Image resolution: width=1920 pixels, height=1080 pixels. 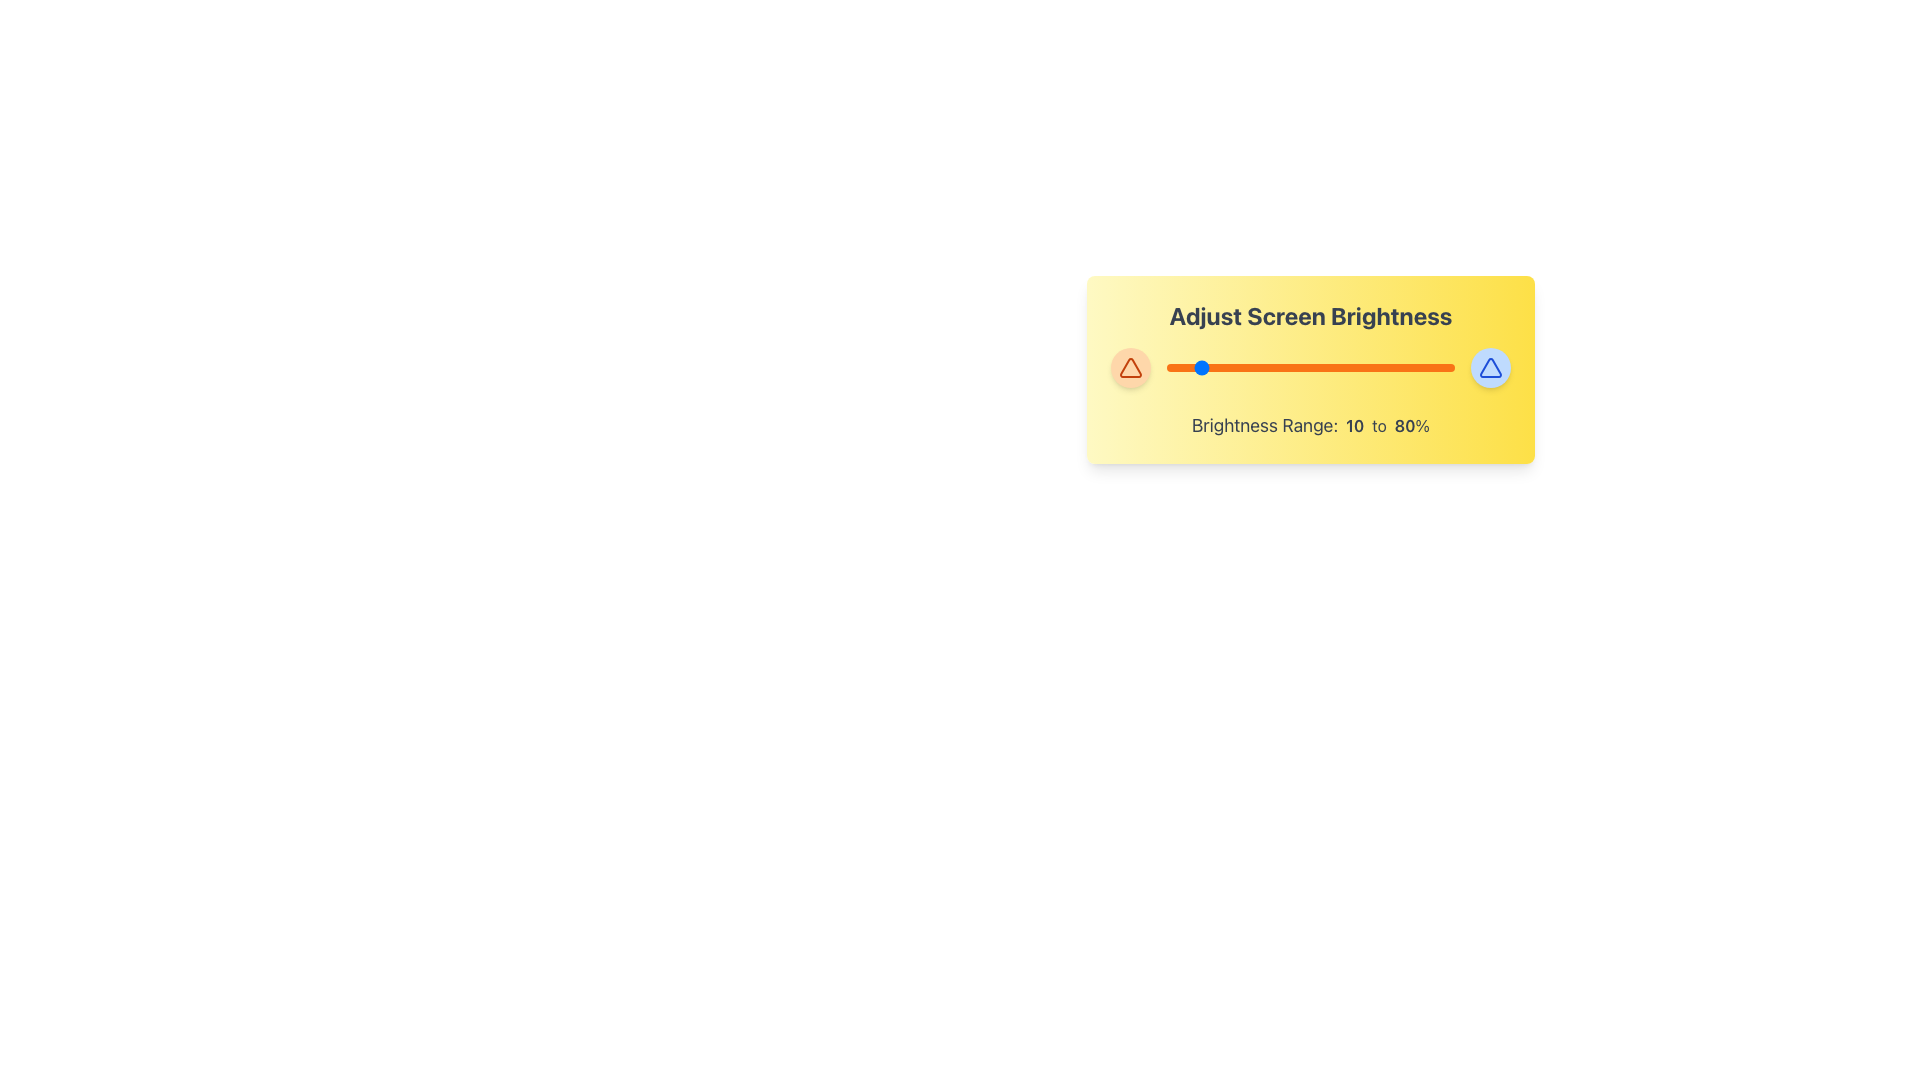 What do you see at coordinates (1260, 367) in the screenshot?
I see `brightness` at bounding box center [1260, 367].